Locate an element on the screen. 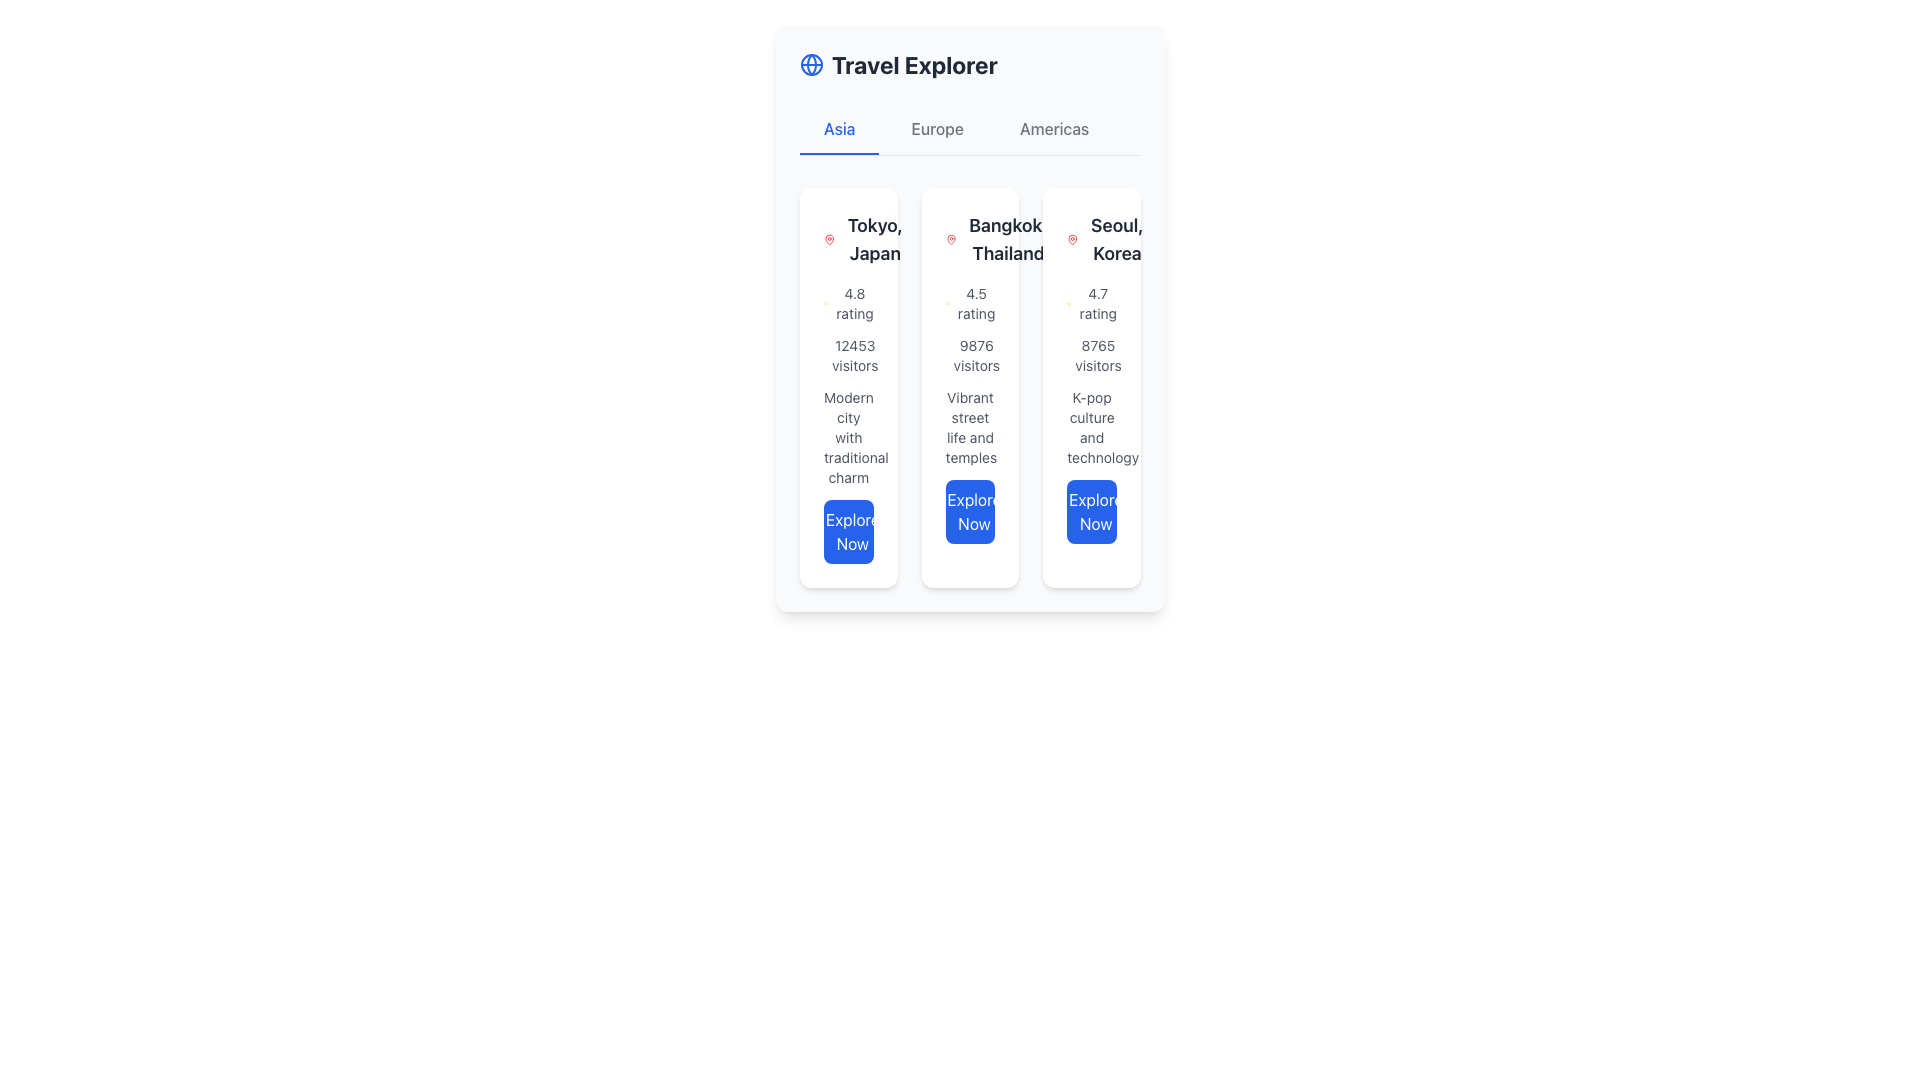  the text and icon pair displaying '4.8 rating' with a small yellow star icon, located in the first vertical card under the 'Asia' tab, positioned between 'Tokyo, Japan' and '12453 visitors' is located at coordinates (848, 304).